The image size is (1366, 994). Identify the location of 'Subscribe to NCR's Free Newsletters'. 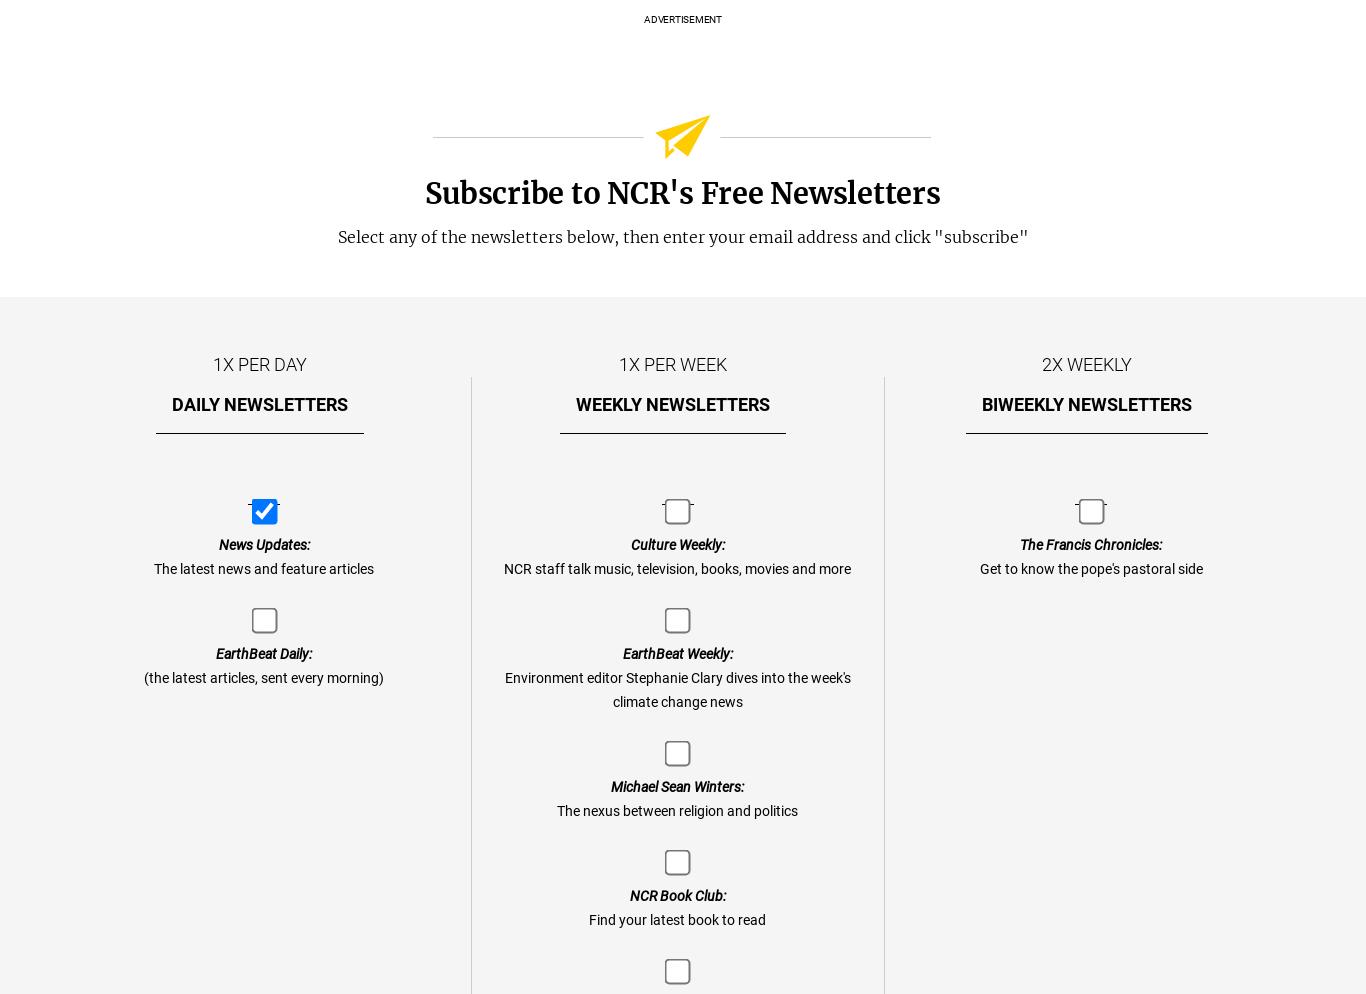
(681, 192).